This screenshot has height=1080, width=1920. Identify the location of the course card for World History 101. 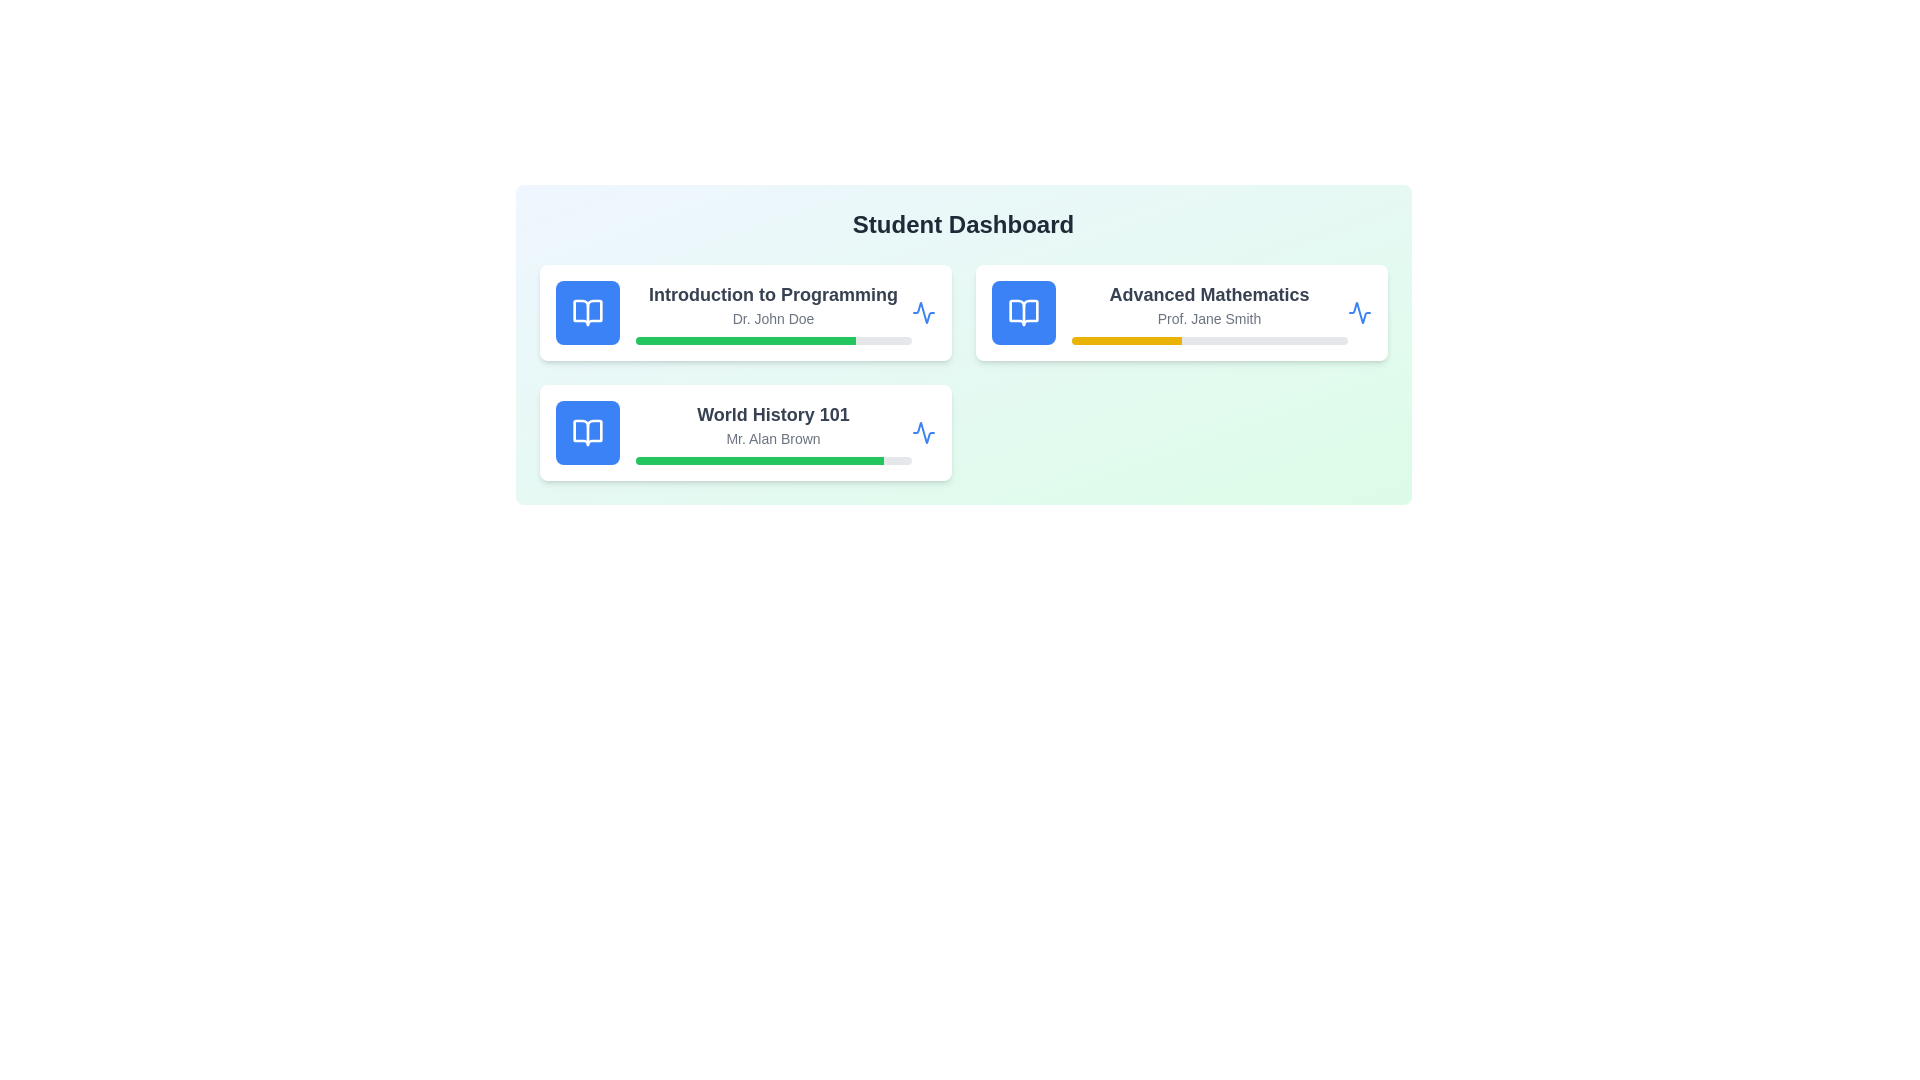
(744, 431).